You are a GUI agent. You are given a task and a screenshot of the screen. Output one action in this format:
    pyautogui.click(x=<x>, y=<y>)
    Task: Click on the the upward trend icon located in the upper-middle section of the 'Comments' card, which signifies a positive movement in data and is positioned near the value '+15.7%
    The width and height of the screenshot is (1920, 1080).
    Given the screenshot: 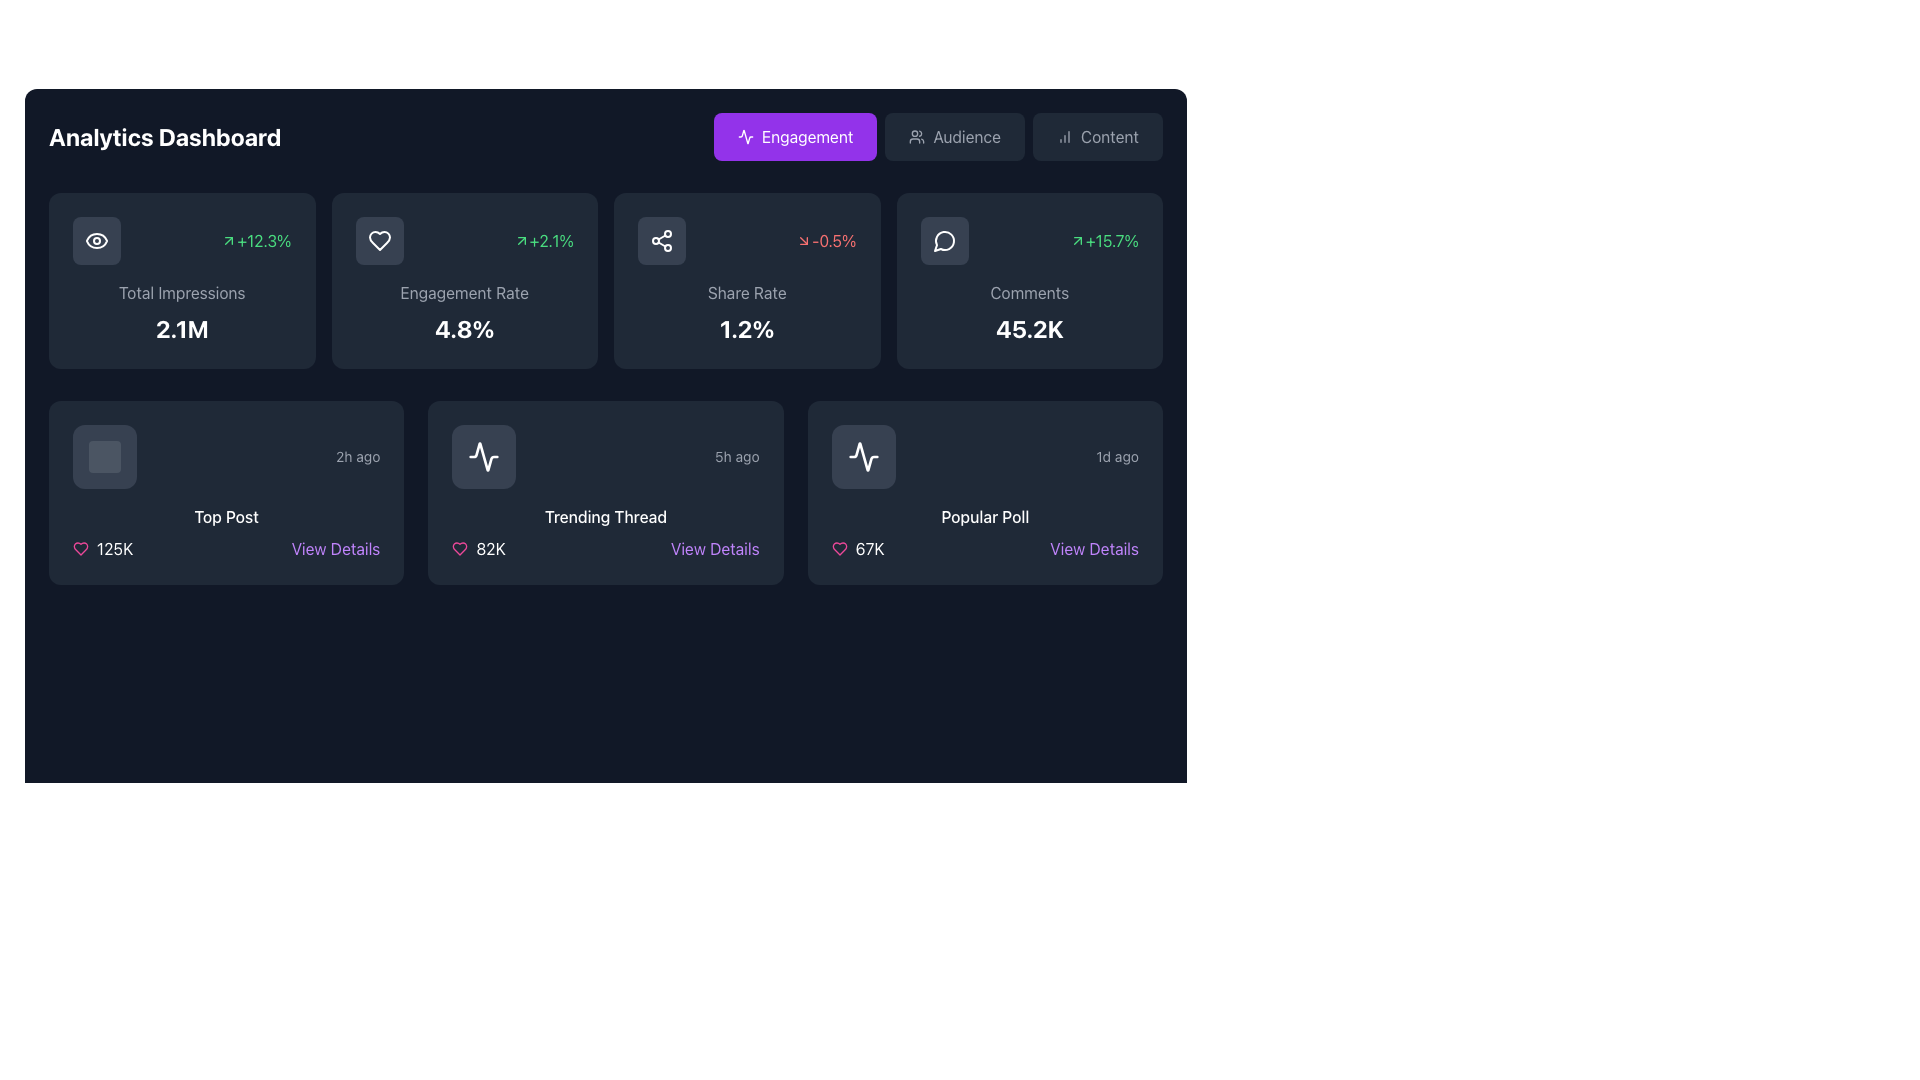 What is the action you would take?
    pyautogui.click(x=1076, y=239)
    